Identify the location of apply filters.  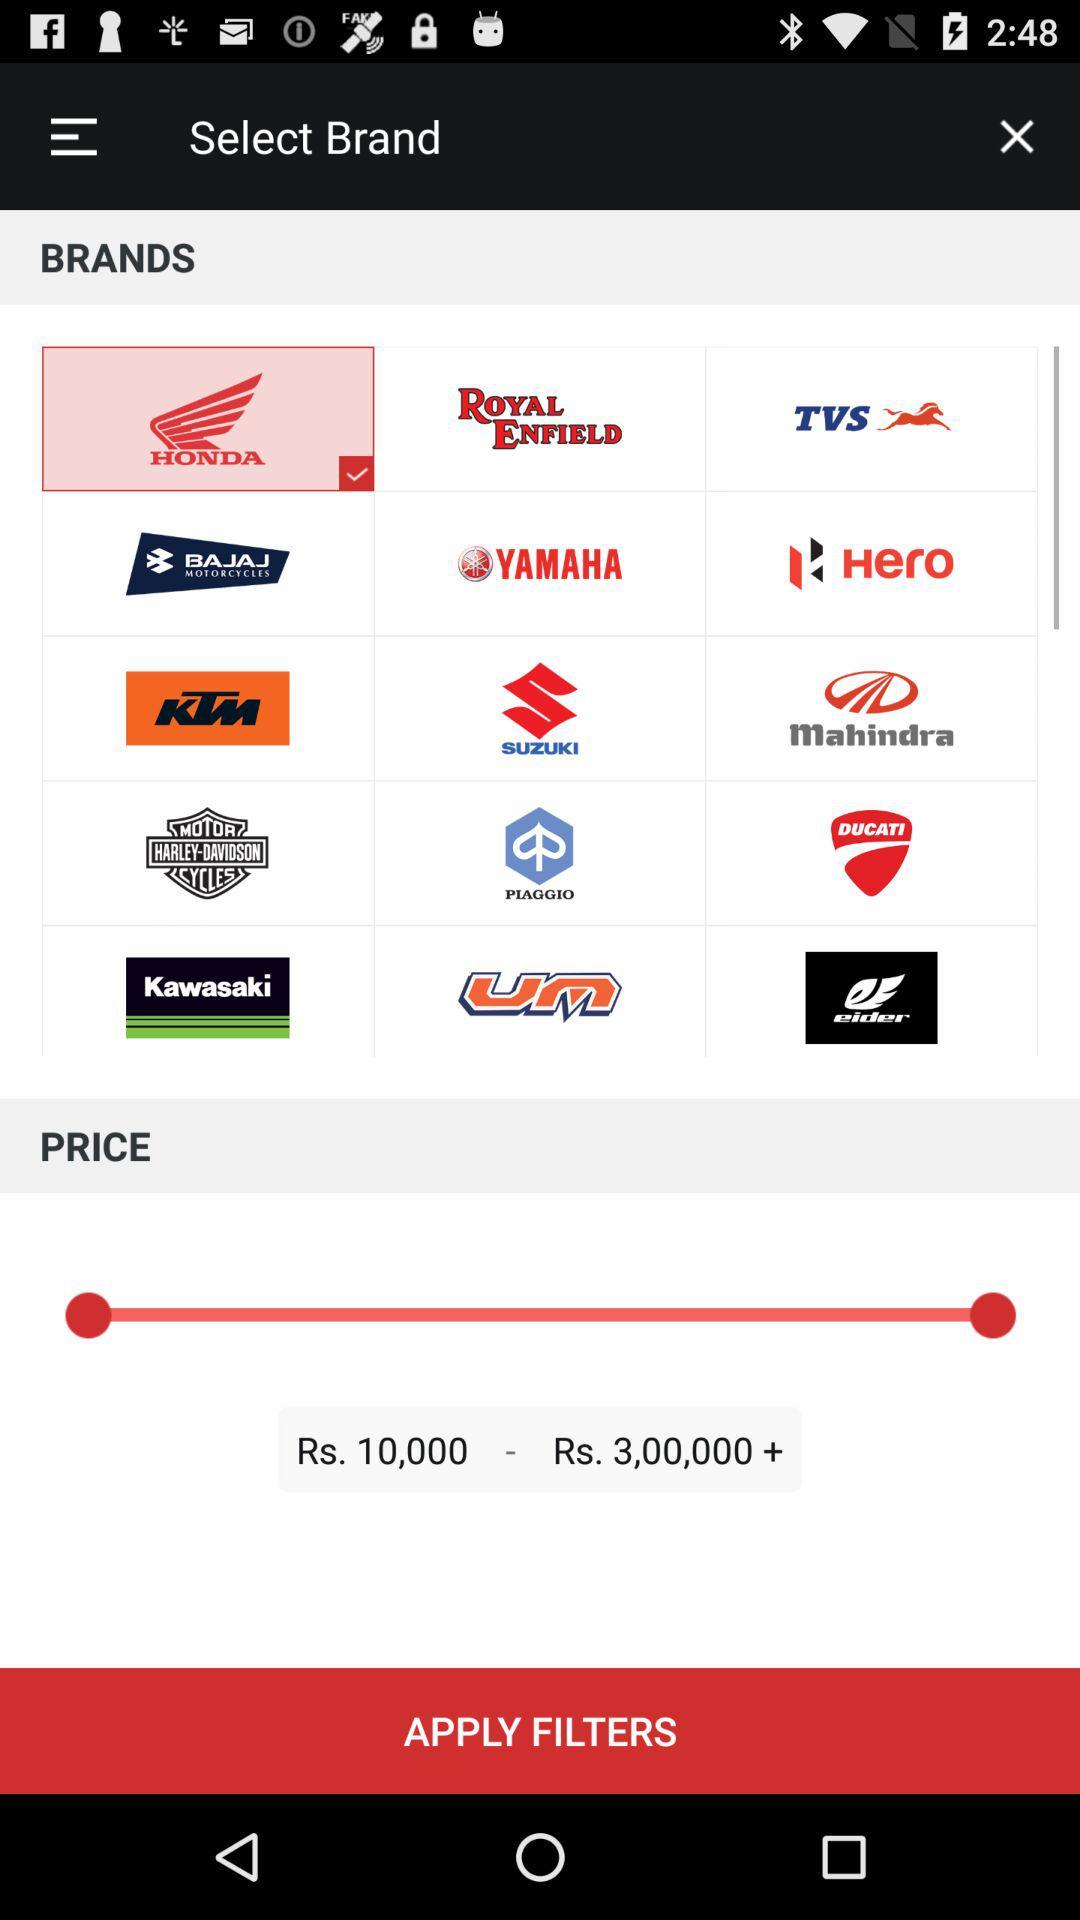
(540, 1730).